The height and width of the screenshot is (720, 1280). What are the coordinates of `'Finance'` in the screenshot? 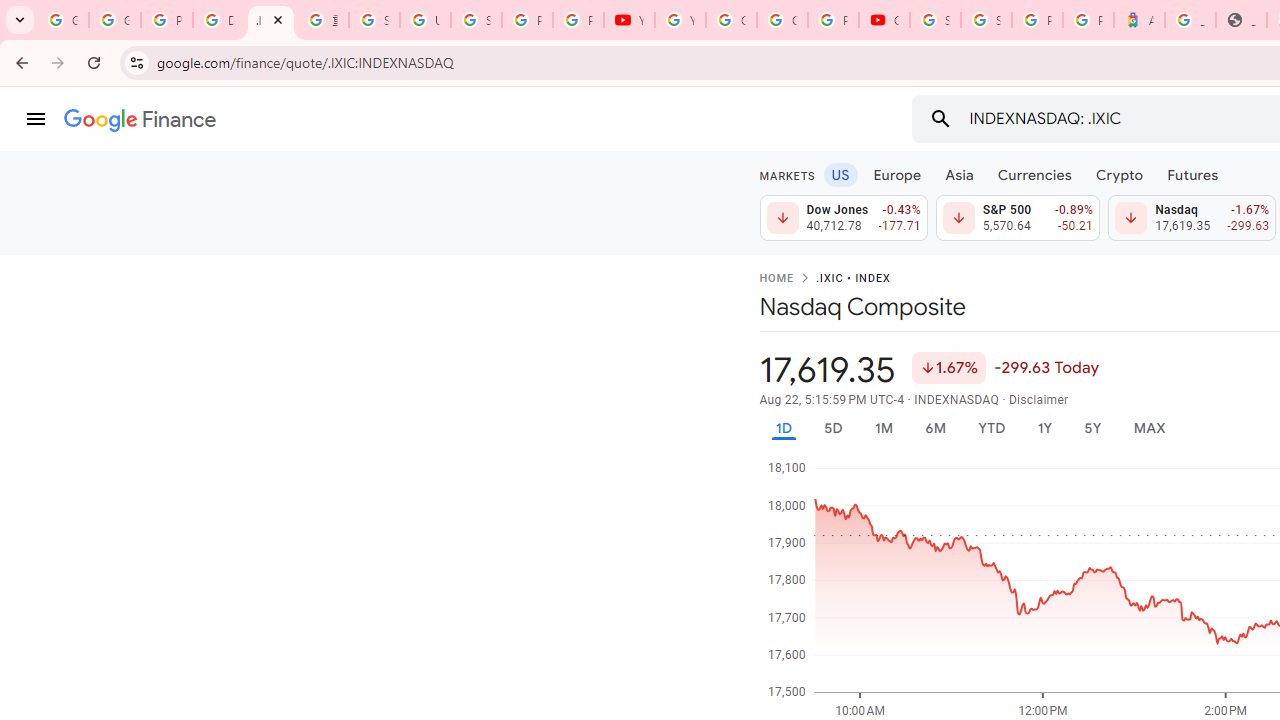 It's located at (139, 120).